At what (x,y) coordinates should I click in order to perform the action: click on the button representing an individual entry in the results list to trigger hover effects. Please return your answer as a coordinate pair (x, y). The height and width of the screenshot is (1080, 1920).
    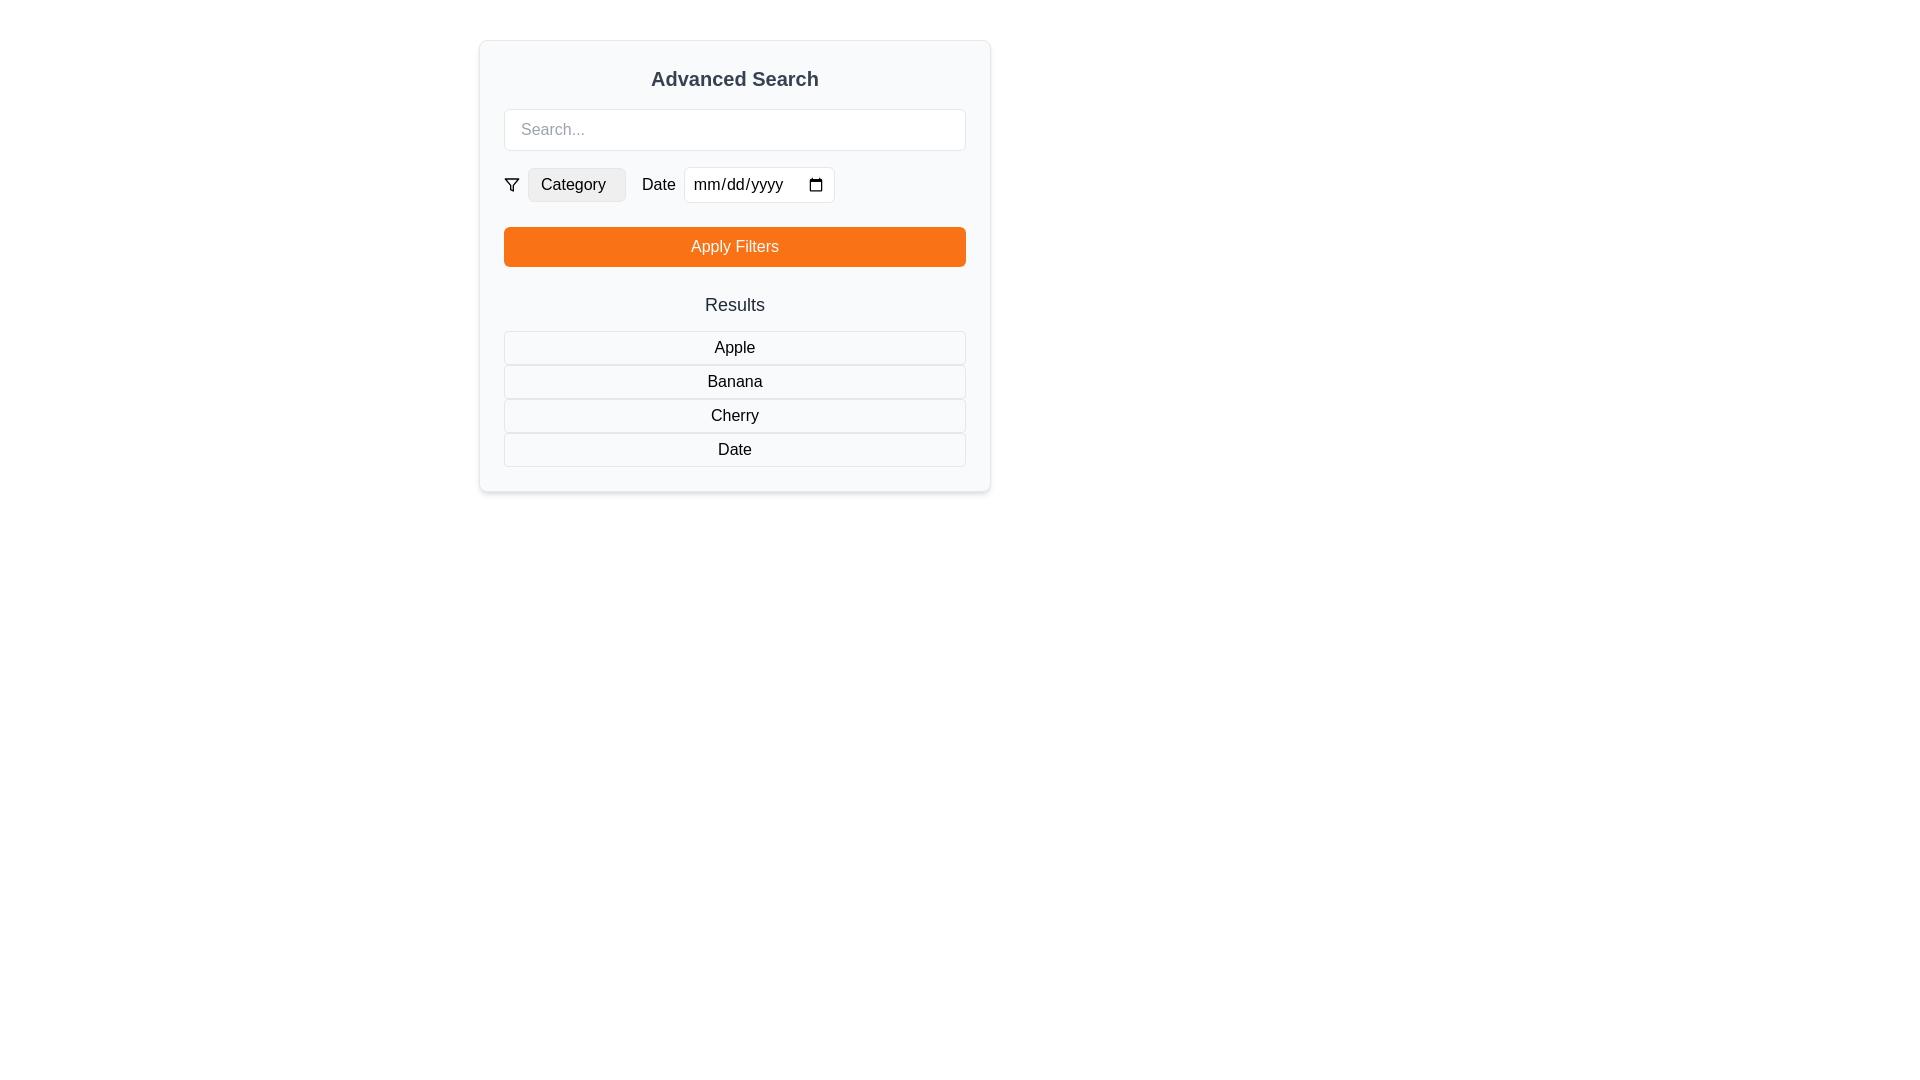
    Looking at the image, I should click on (733, 378).